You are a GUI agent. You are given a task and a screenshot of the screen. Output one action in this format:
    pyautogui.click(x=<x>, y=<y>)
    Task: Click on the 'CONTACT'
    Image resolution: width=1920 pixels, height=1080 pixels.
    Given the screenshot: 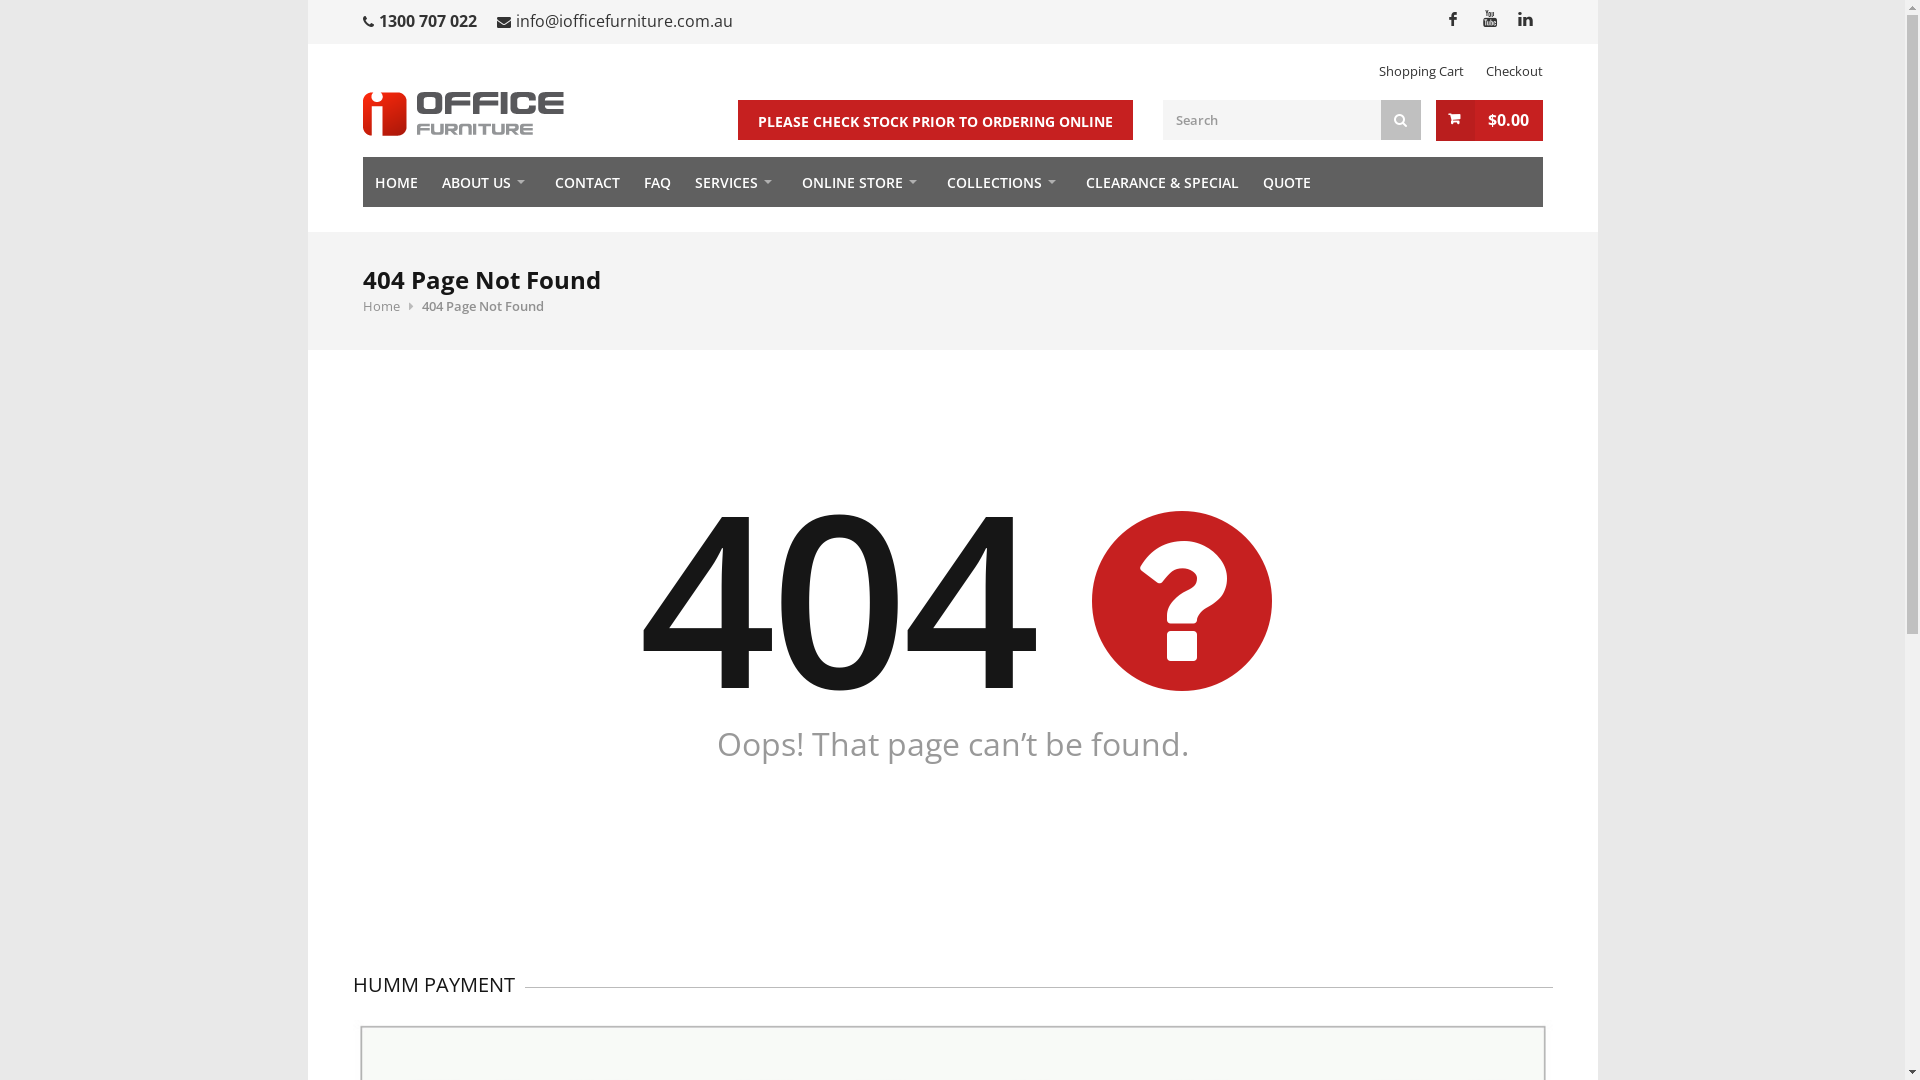 What is the action you would take?
    pyautogui.click(x=585, y=181)
    